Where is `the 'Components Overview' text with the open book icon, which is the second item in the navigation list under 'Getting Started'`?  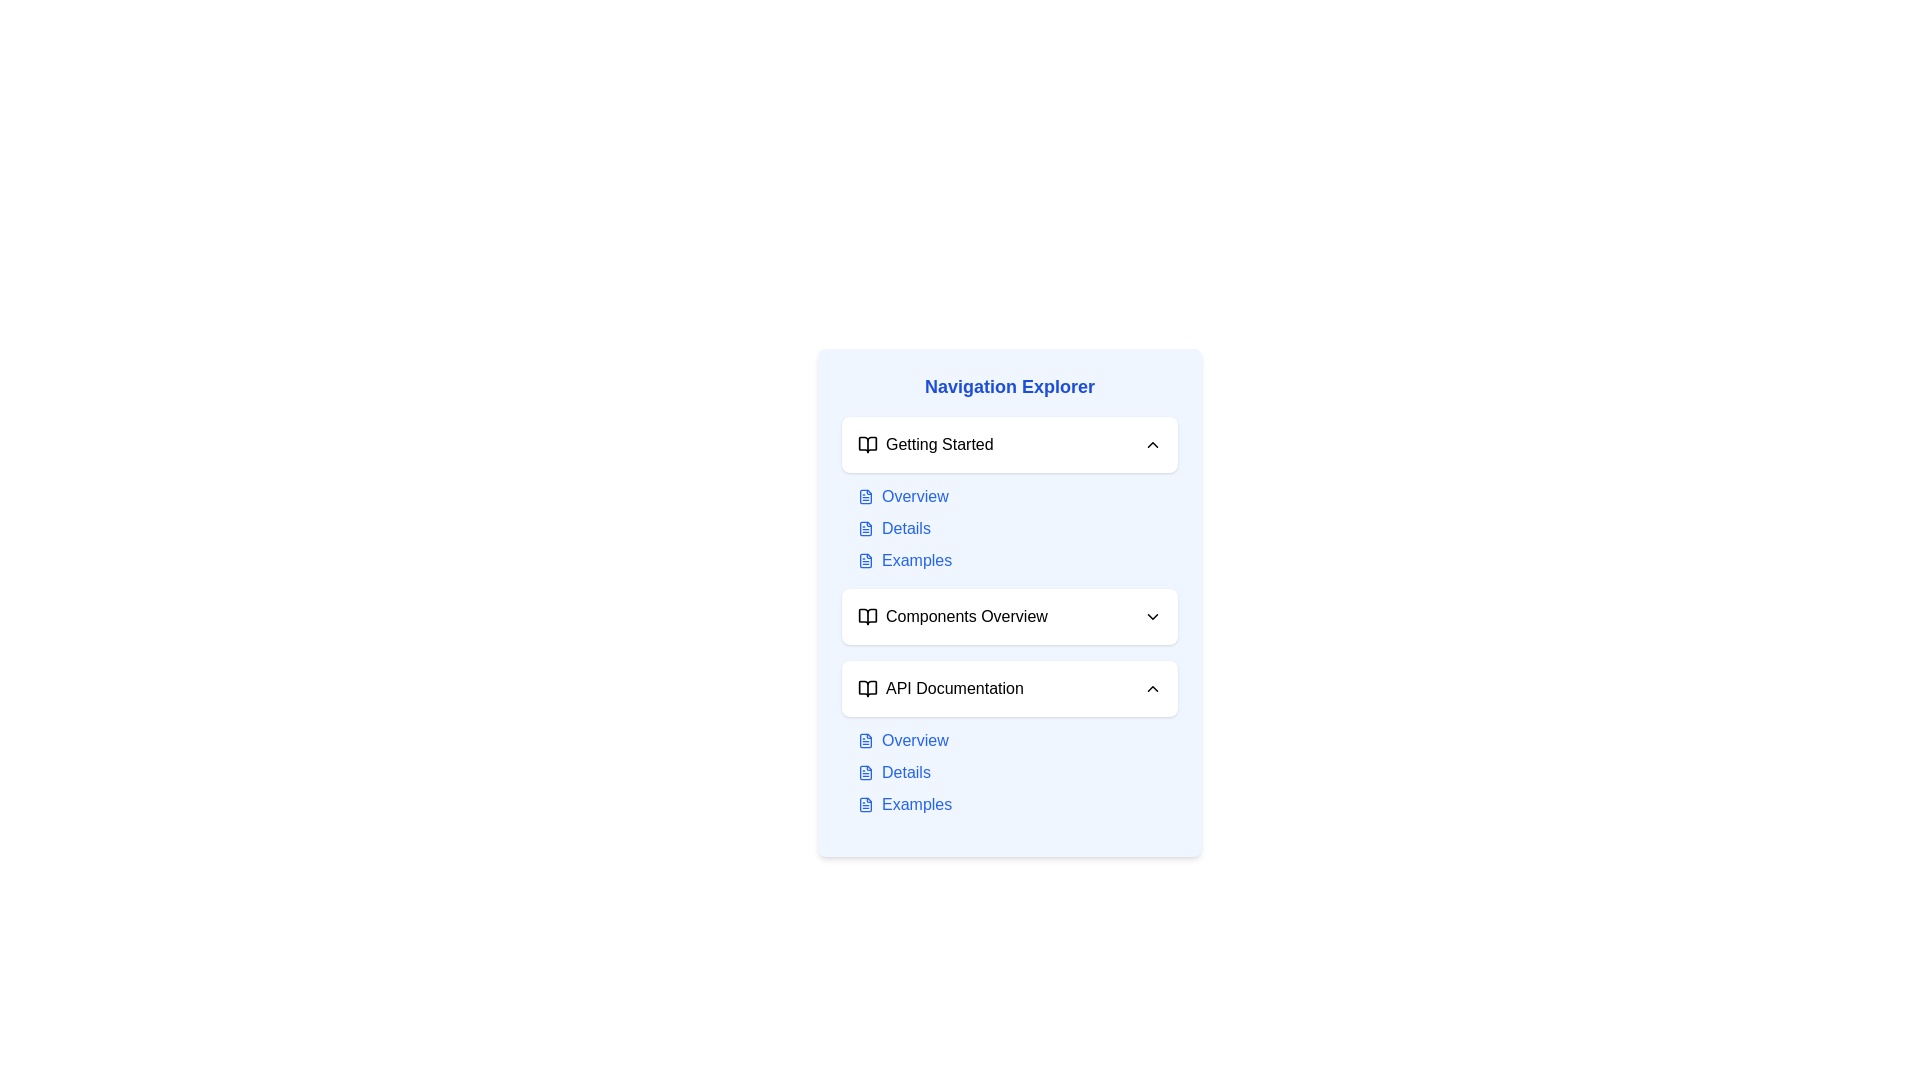
the 'Components Overview' text with the open book icon, which is the second item in the navigation list under 'Getting Started' is located at coordinates (951, 616).